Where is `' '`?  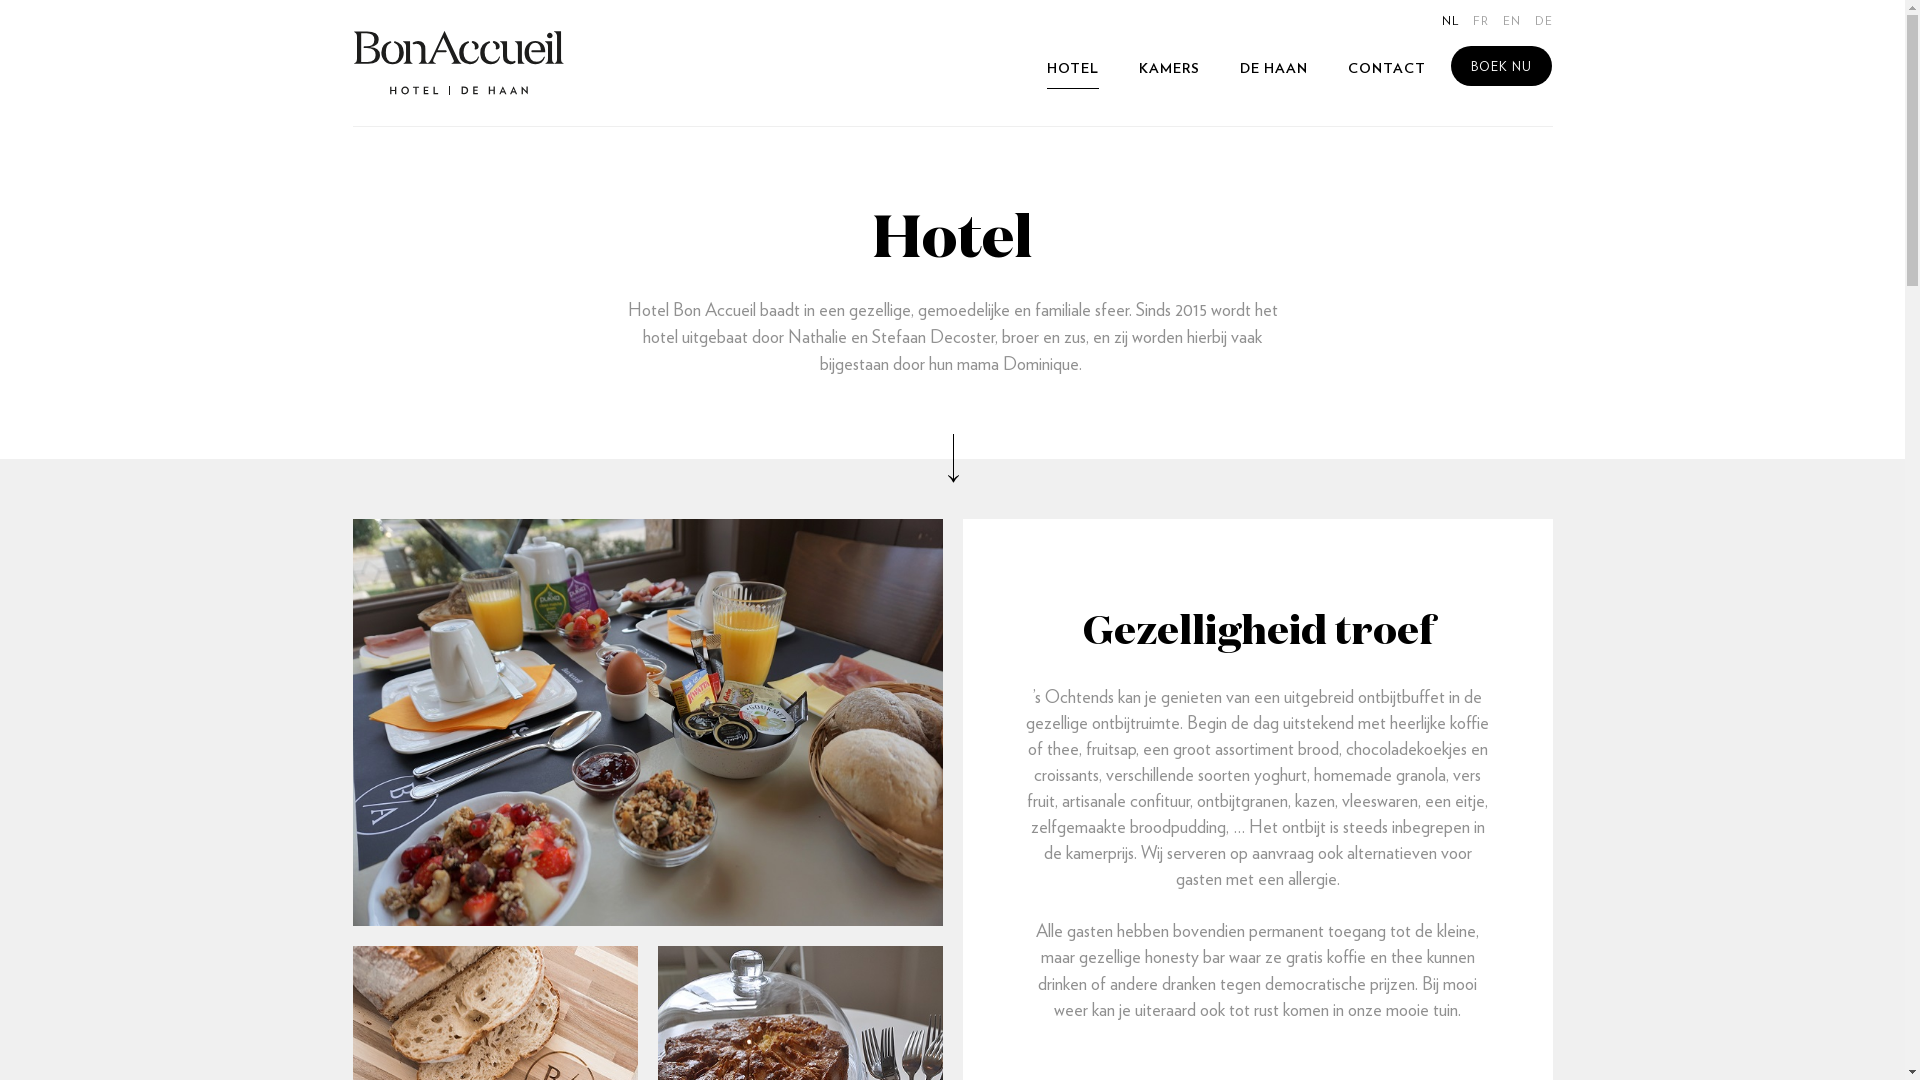 ' ' is located at coordinates (458, 61).